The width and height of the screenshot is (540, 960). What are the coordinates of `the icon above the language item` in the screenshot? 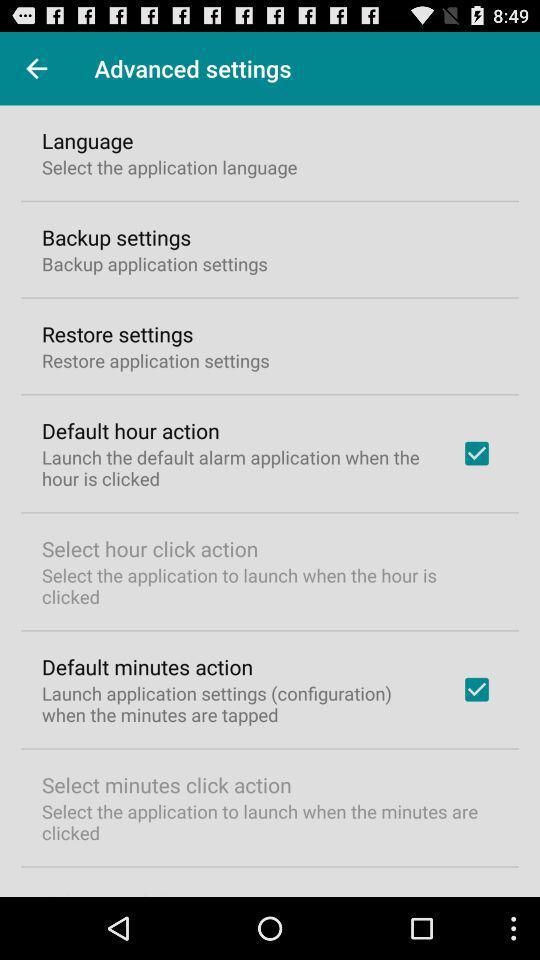 It's located at (36, 68).